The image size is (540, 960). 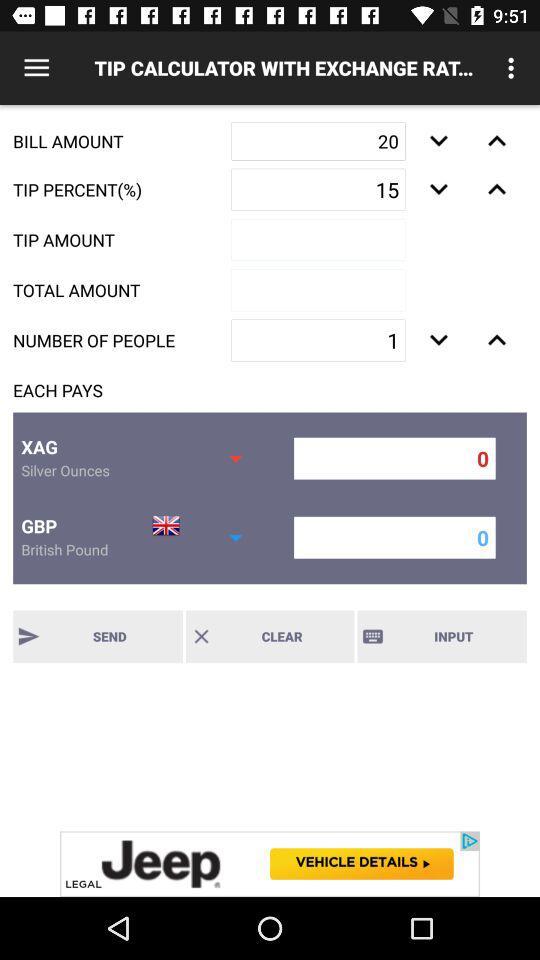 What do you see at coordinates (496, 140) in the screenshot?
I see `go next` at bounding box center [496, 140].